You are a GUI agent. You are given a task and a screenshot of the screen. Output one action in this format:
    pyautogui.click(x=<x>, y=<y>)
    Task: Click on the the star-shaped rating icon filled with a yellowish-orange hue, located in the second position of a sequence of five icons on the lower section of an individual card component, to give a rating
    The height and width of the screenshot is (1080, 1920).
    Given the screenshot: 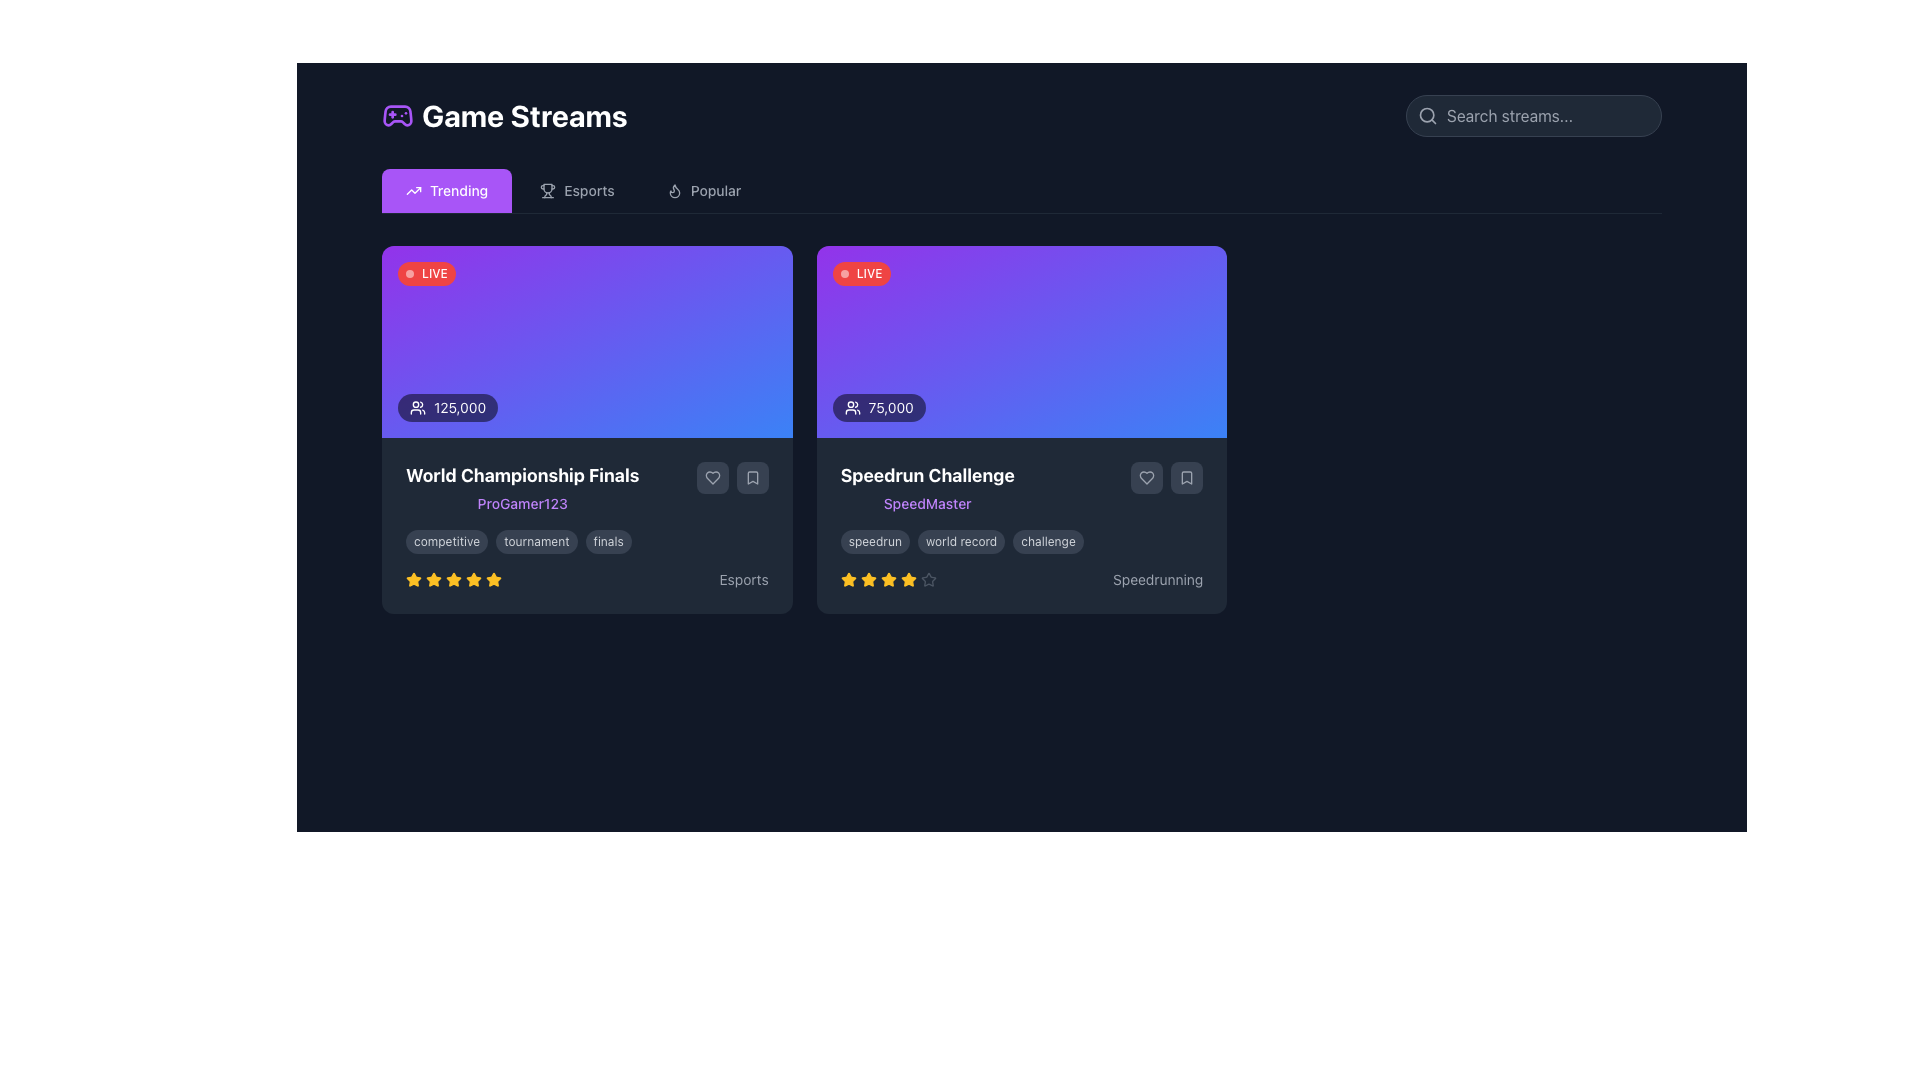 What is the action you would take?
    pyautogui.click(x=907, y=579)
    